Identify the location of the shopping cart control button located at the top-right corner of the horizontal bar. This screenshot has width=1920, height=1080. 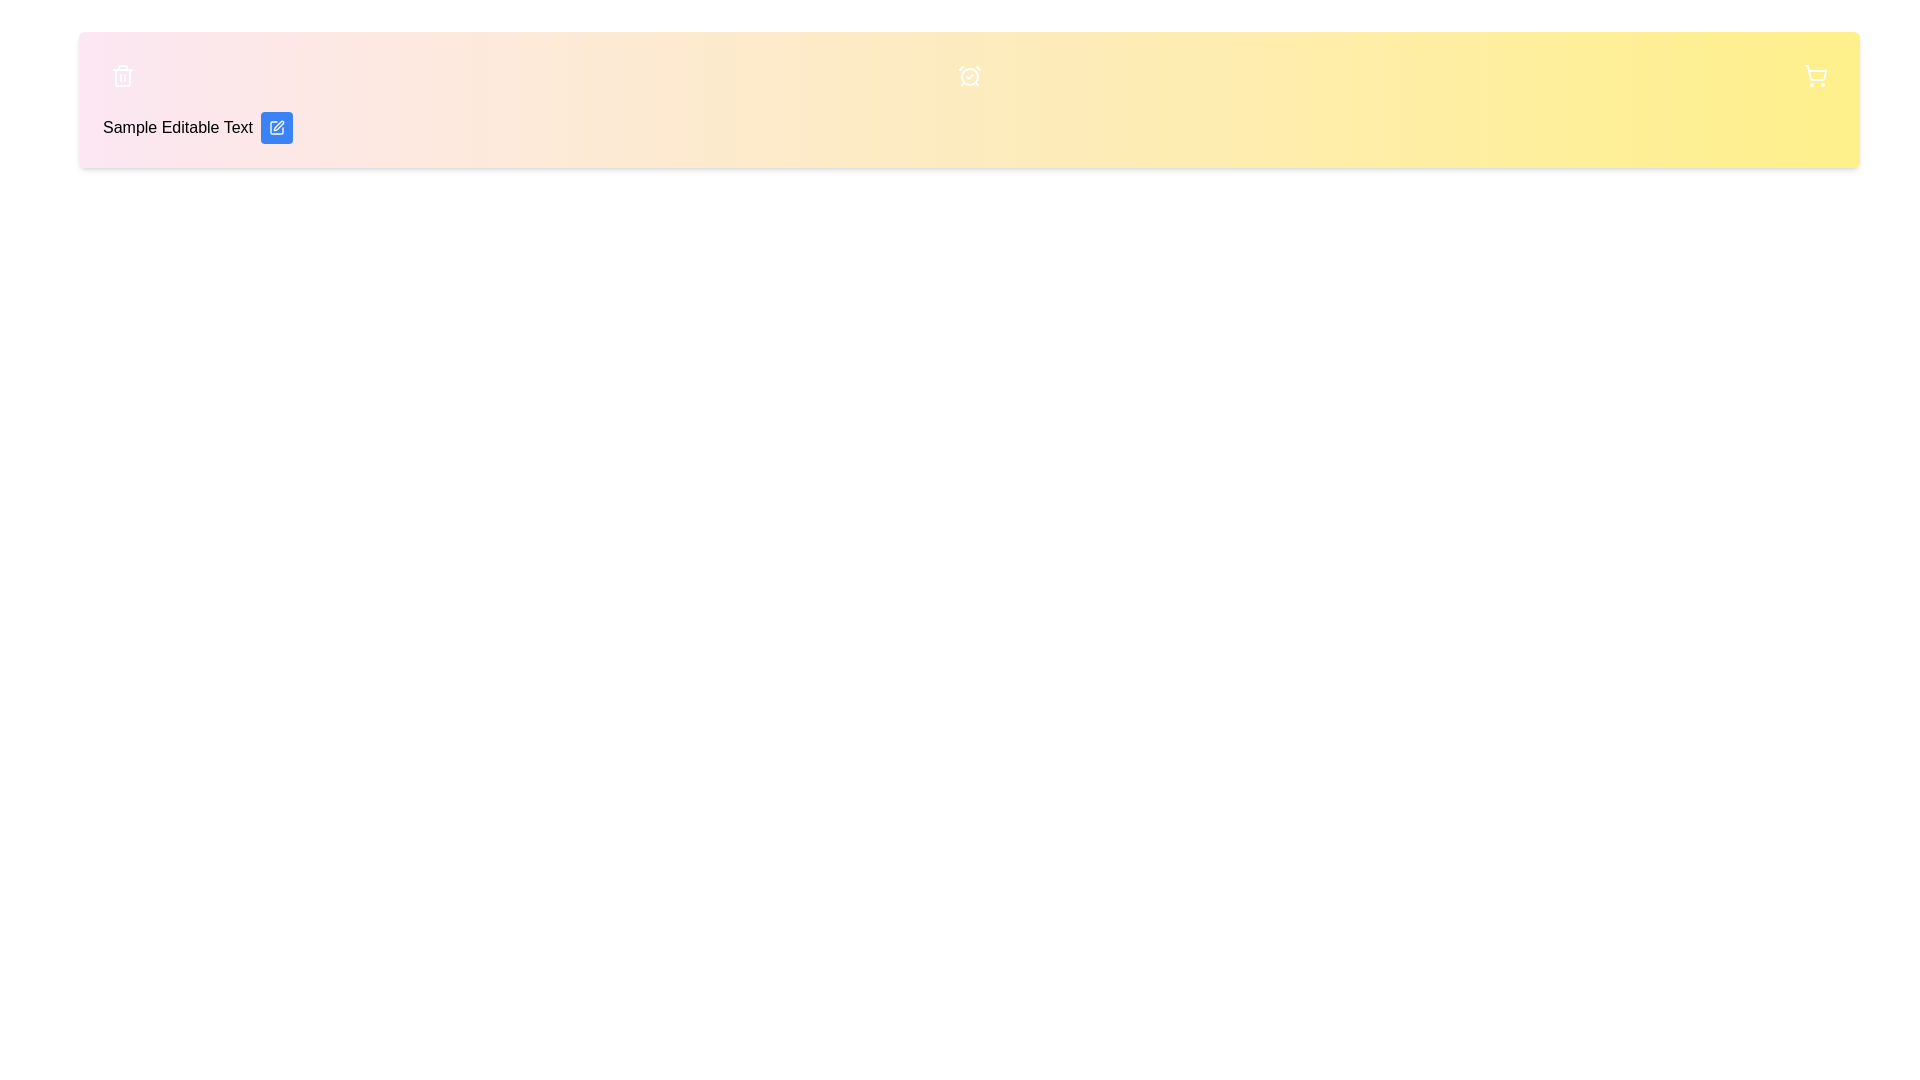
(1815, 75).